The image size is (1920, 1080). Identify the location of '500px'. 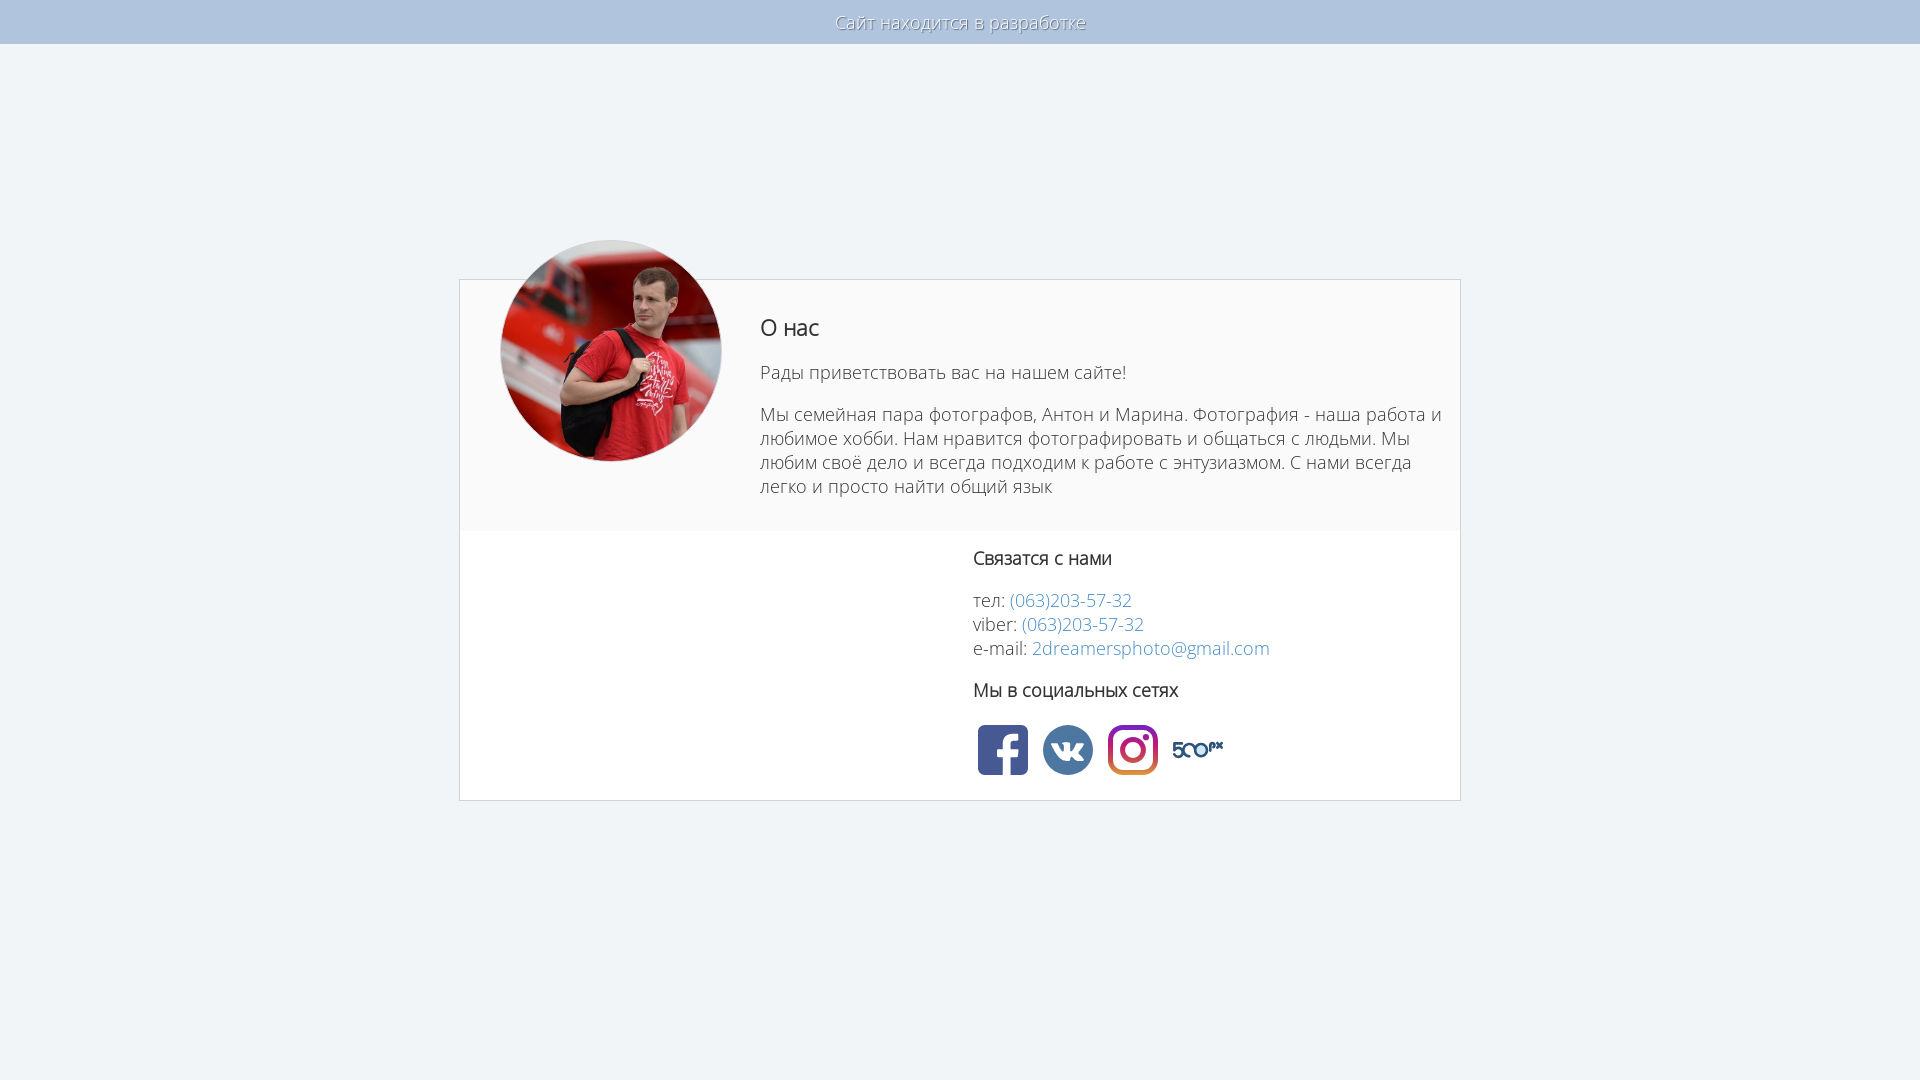
(1196, 749).